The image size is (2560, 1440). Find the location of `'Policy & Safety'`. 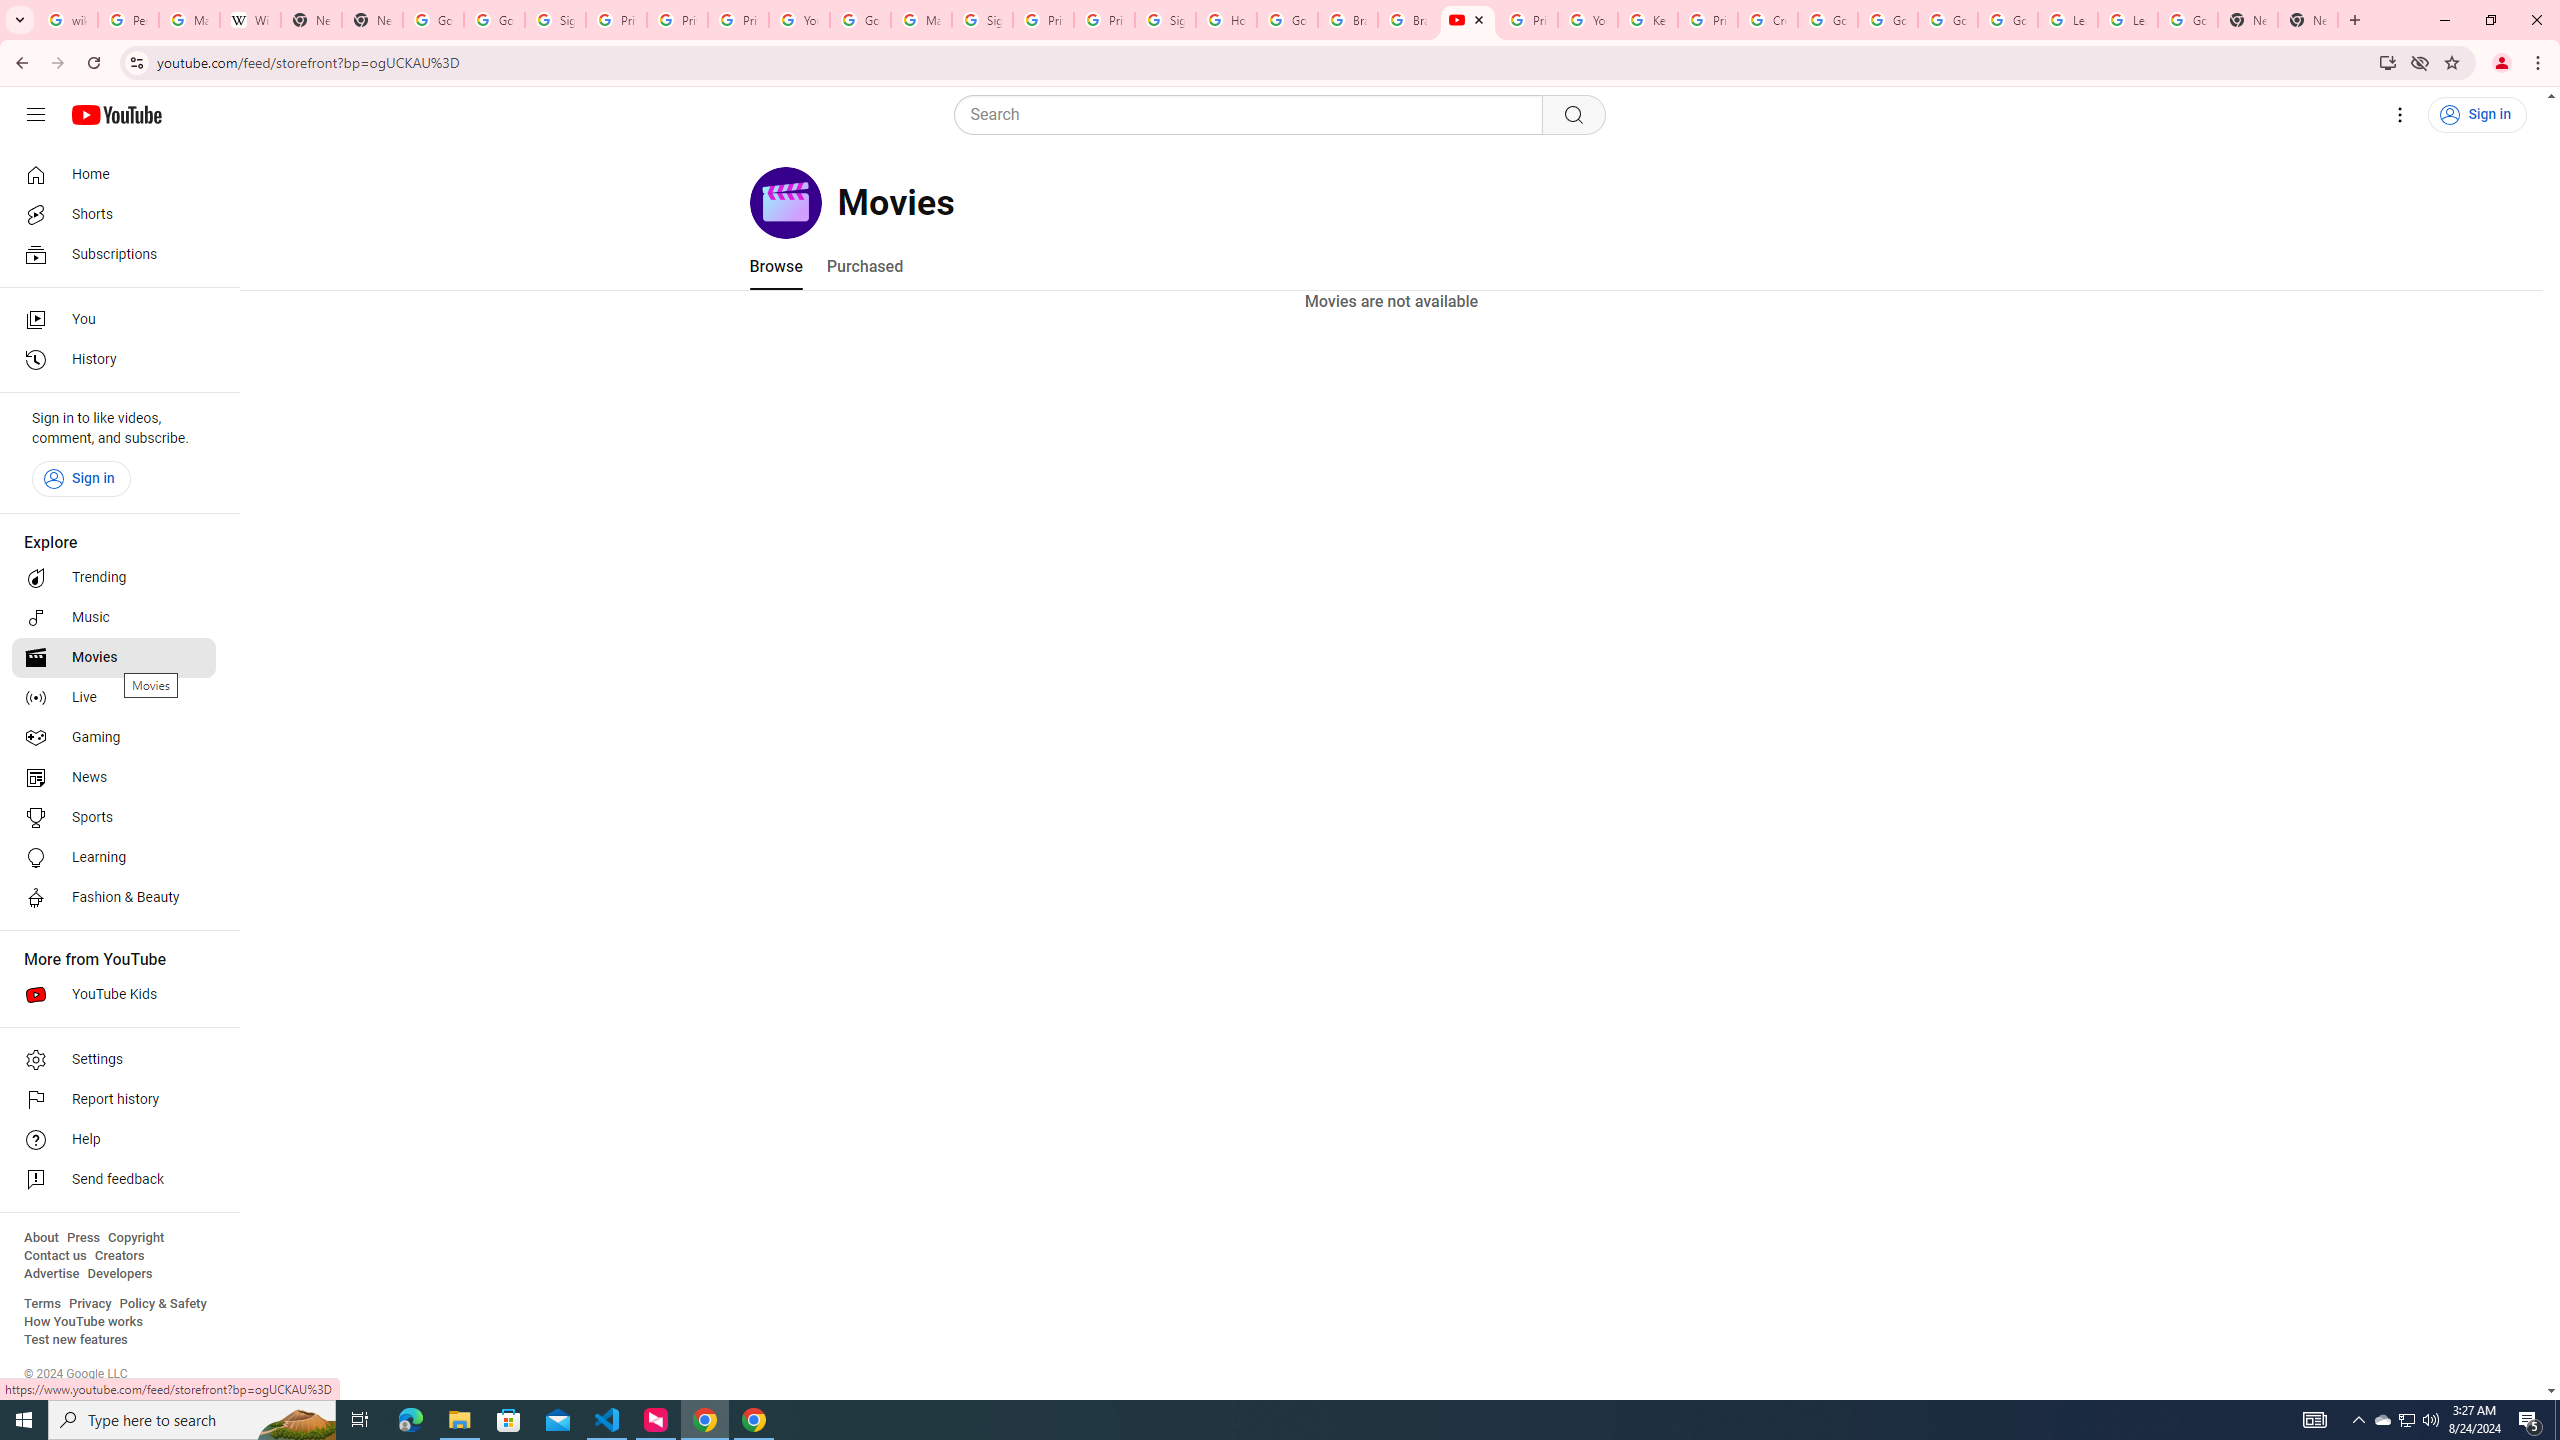

'Policy & Safety' is located at coordinates (162, 1302).